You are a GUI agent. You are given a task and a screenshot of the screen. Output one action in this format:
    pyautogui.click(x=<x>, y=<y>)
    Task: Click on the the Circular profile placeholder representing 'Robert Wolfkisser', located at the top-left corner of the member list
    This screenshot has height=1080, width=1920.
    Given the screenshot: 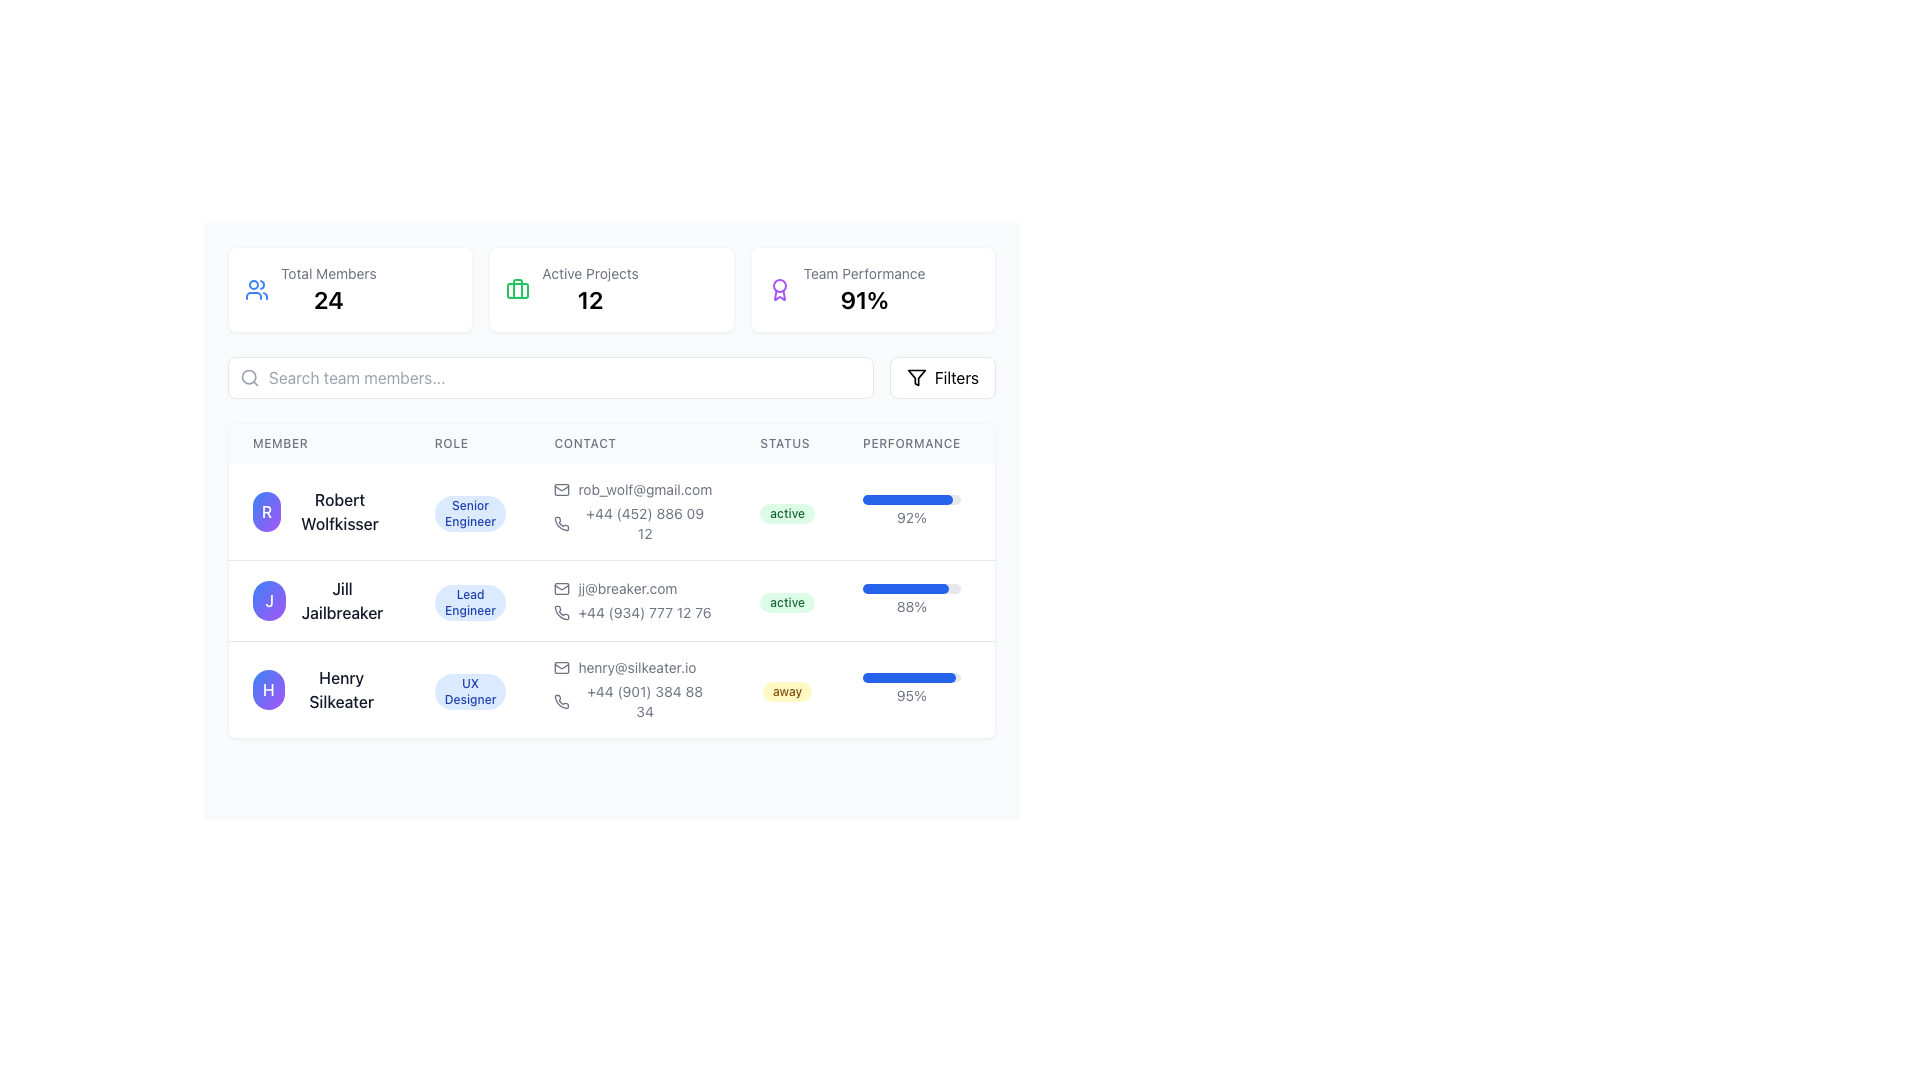 What is the action you would take?
    pyautogui.click(x=266, y=511)
    